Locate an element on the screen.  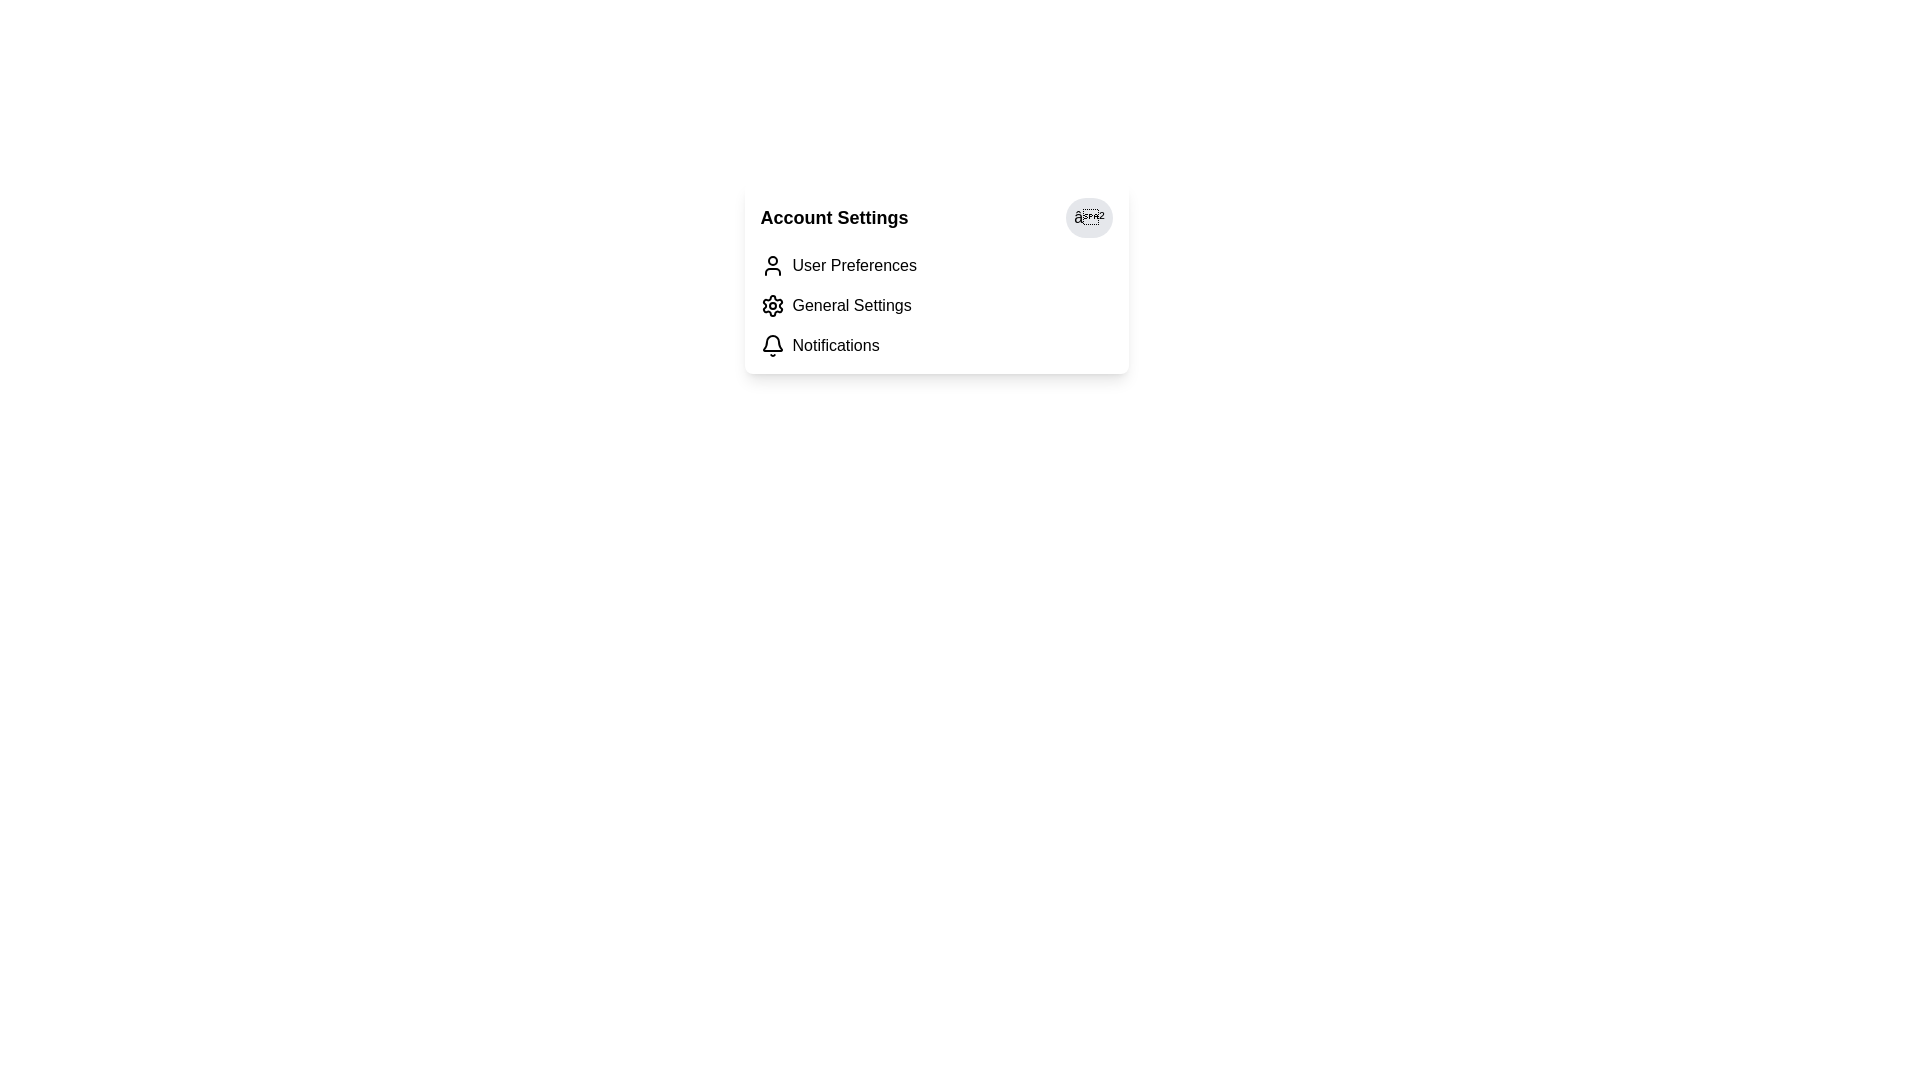
the notifications navigation label located in the 'Account Settings' panel is located at coordinates (836, 345).